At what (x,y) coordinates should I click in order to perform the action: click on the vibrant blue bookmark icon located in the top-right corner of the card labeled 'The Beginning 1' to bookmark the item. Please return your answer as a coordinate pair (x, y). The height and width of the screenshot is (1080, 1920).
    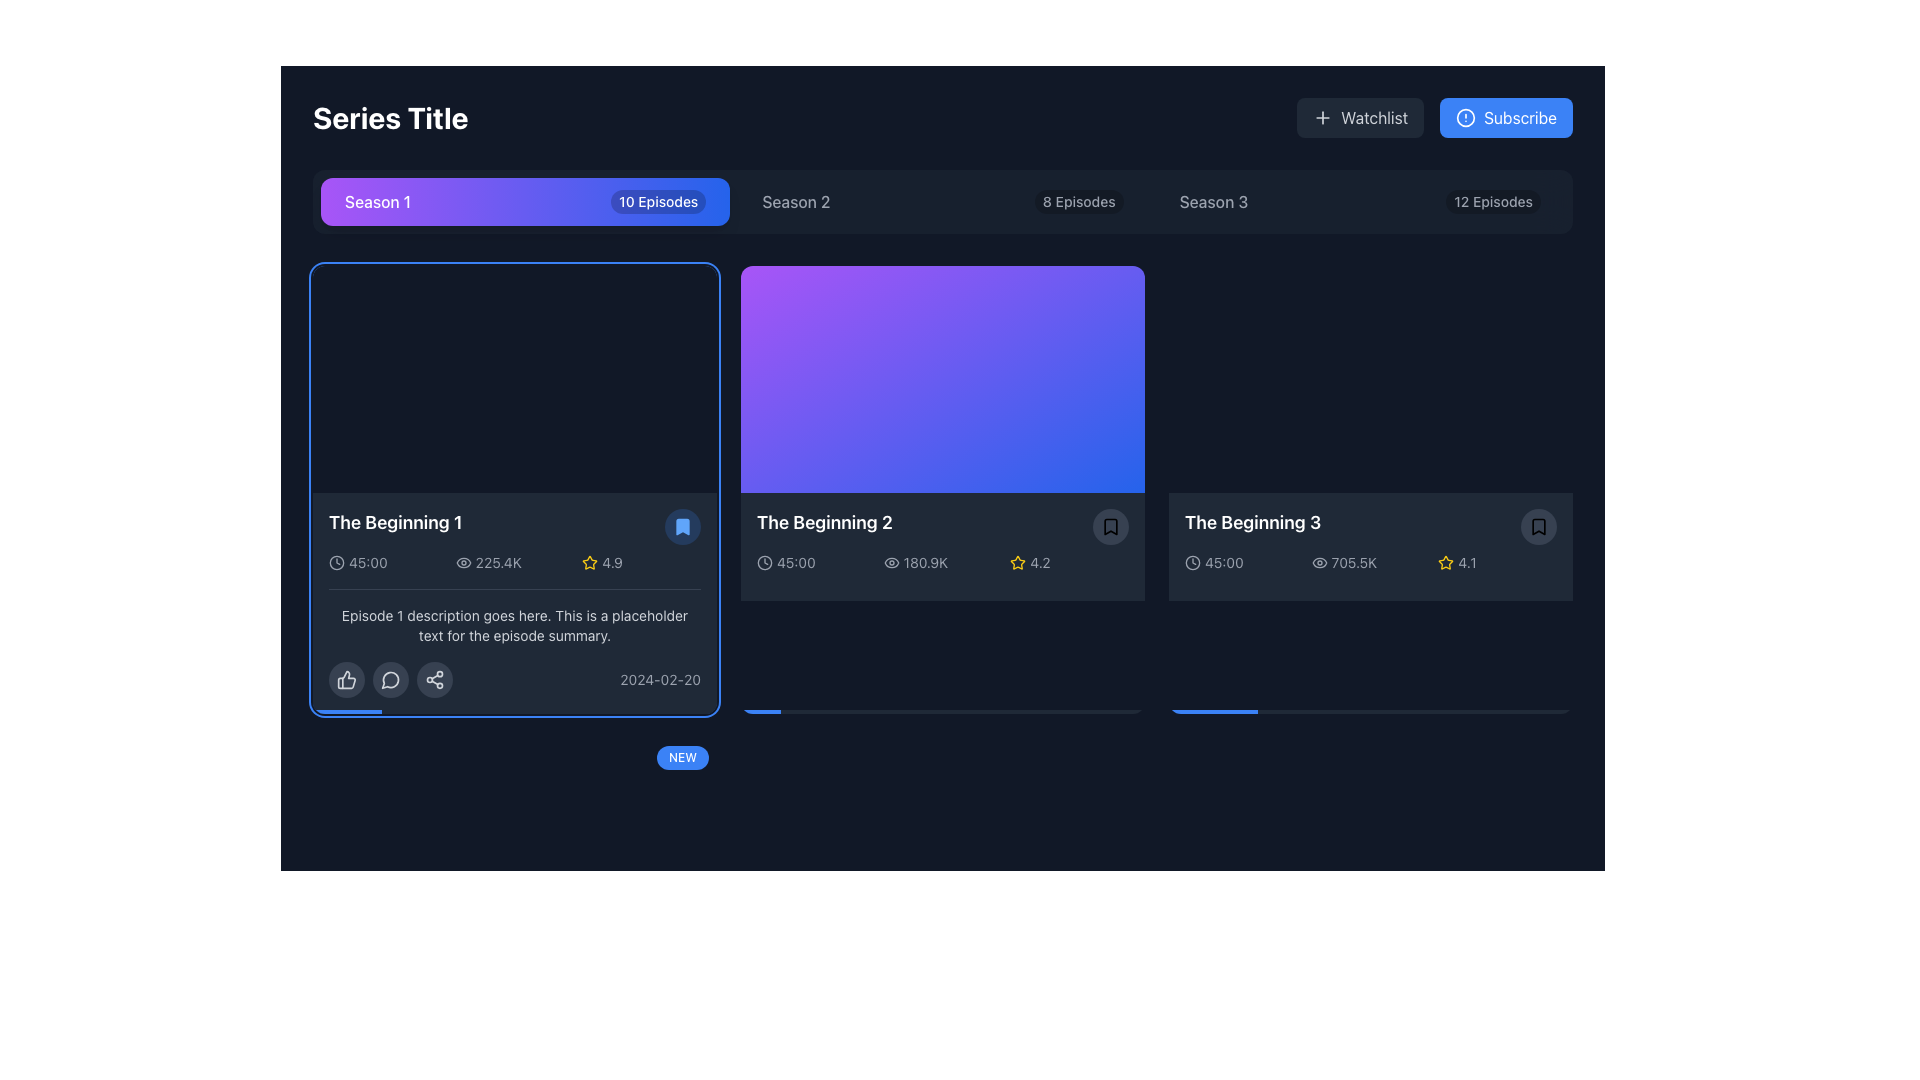
    Looking at the image, I should click on (682, 526).